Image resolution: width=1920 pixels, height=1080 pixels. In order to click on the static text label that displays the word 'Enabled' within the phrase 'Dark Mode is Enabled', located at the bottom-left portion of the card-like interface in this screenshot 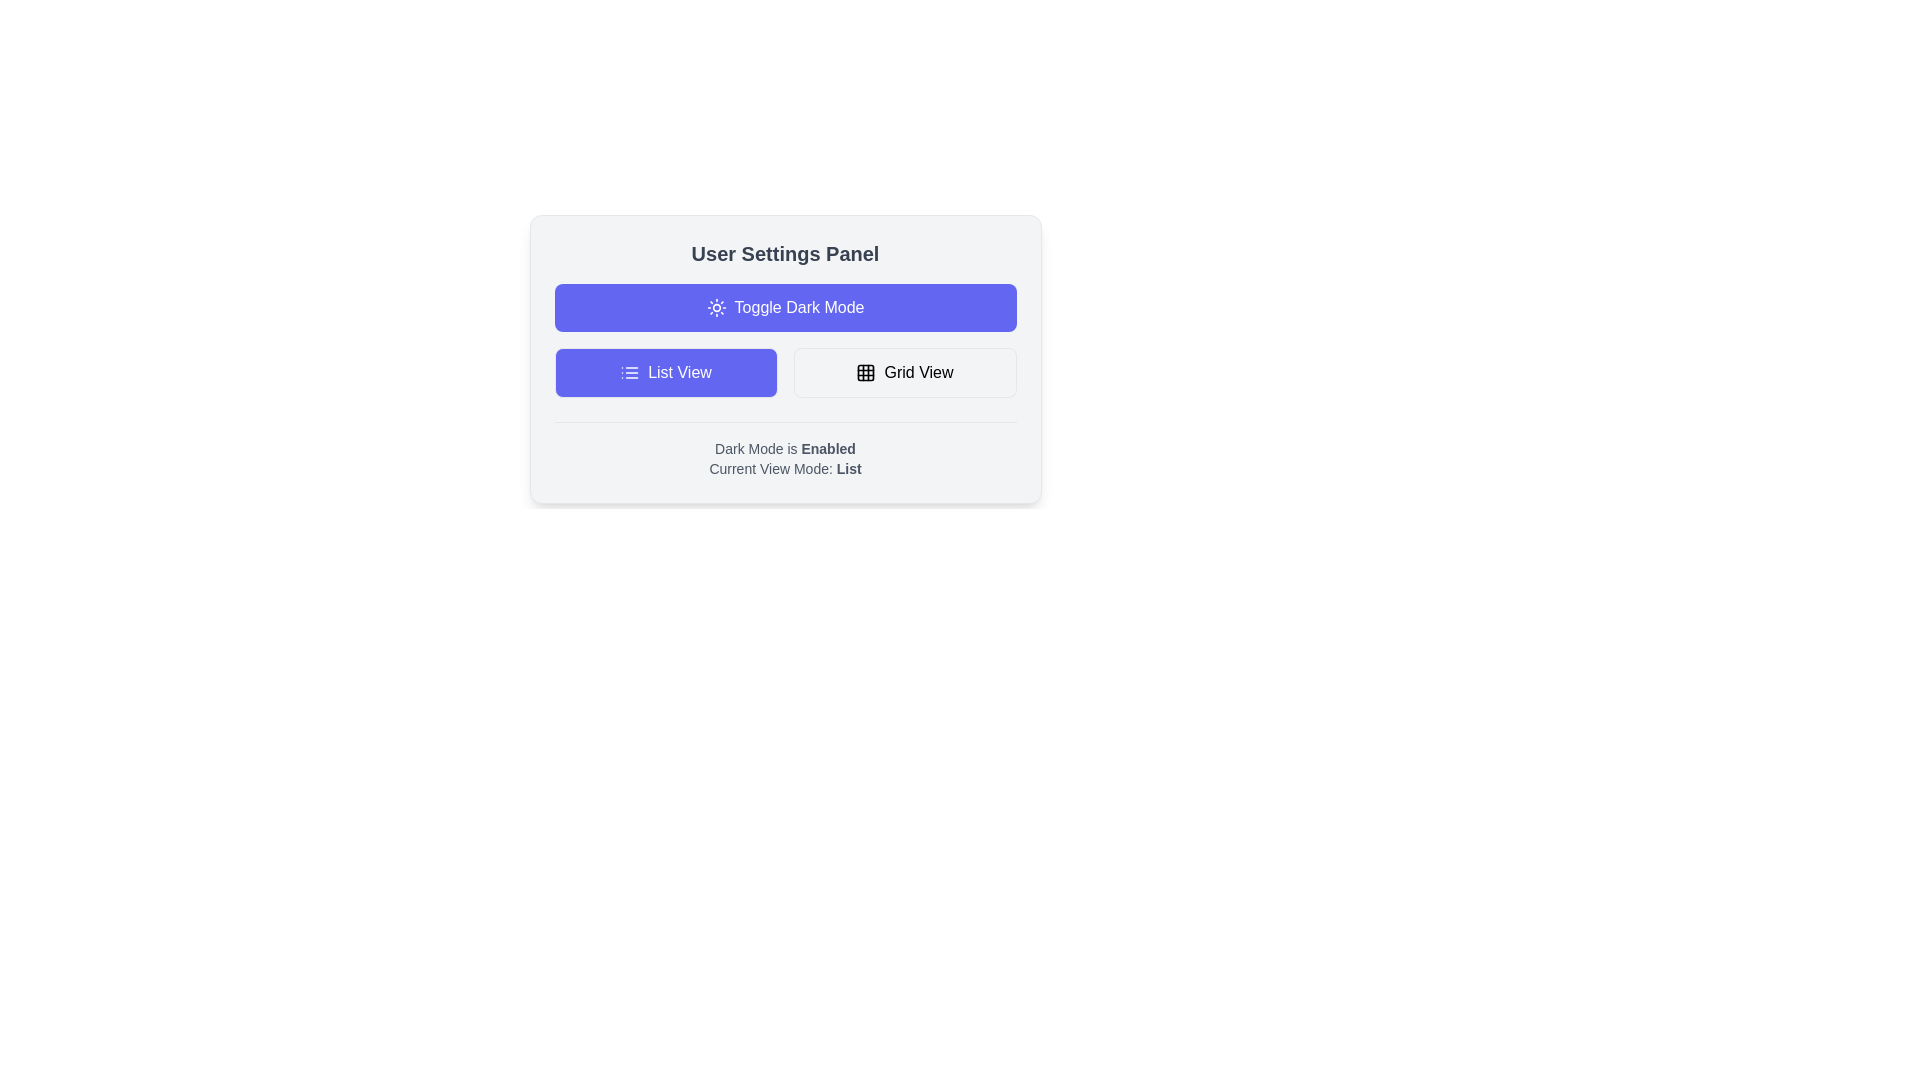, I will do `click(828, 447)`.